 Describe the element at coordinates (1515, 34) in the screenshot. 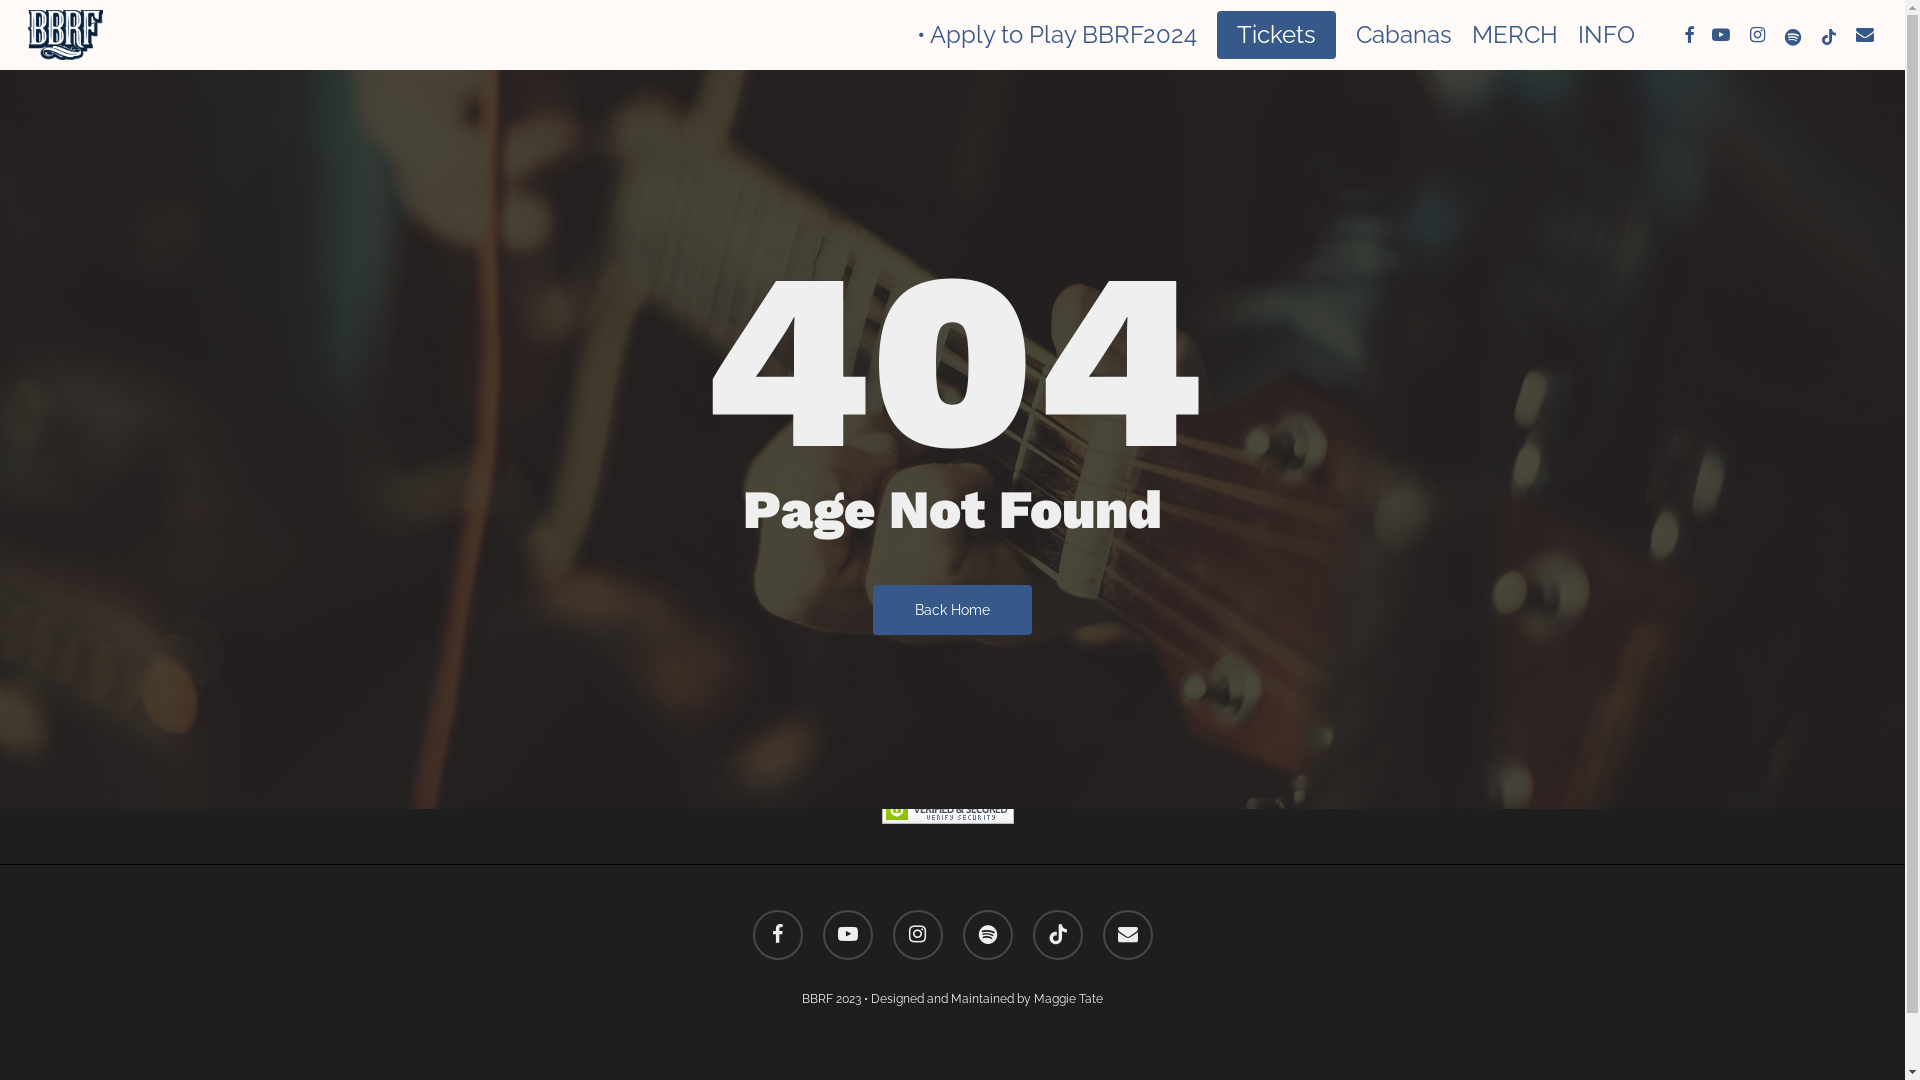

I see `'MERCH'` at that location.